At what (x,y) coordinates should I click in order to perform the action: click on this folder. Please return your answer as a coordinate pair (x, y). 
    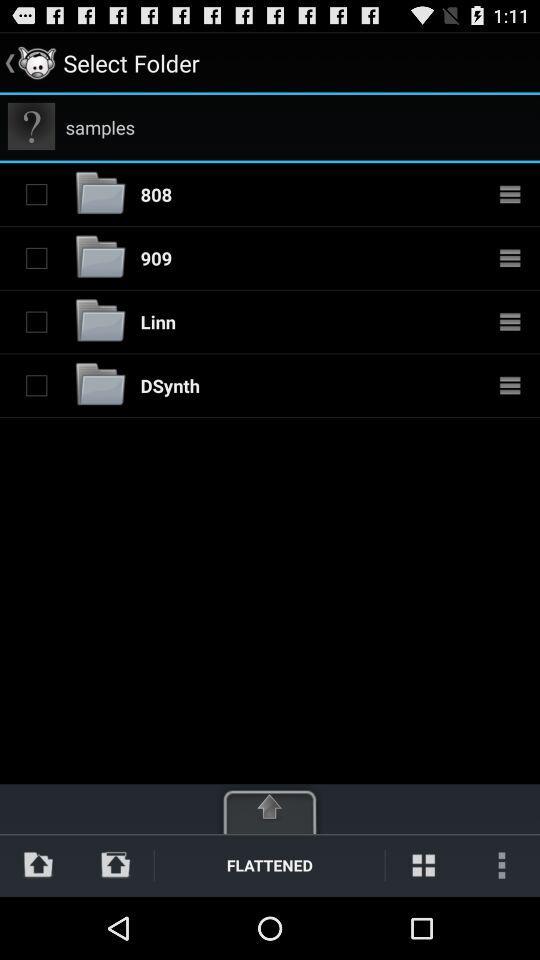
    Looking at the image, I should click on (36, 257).